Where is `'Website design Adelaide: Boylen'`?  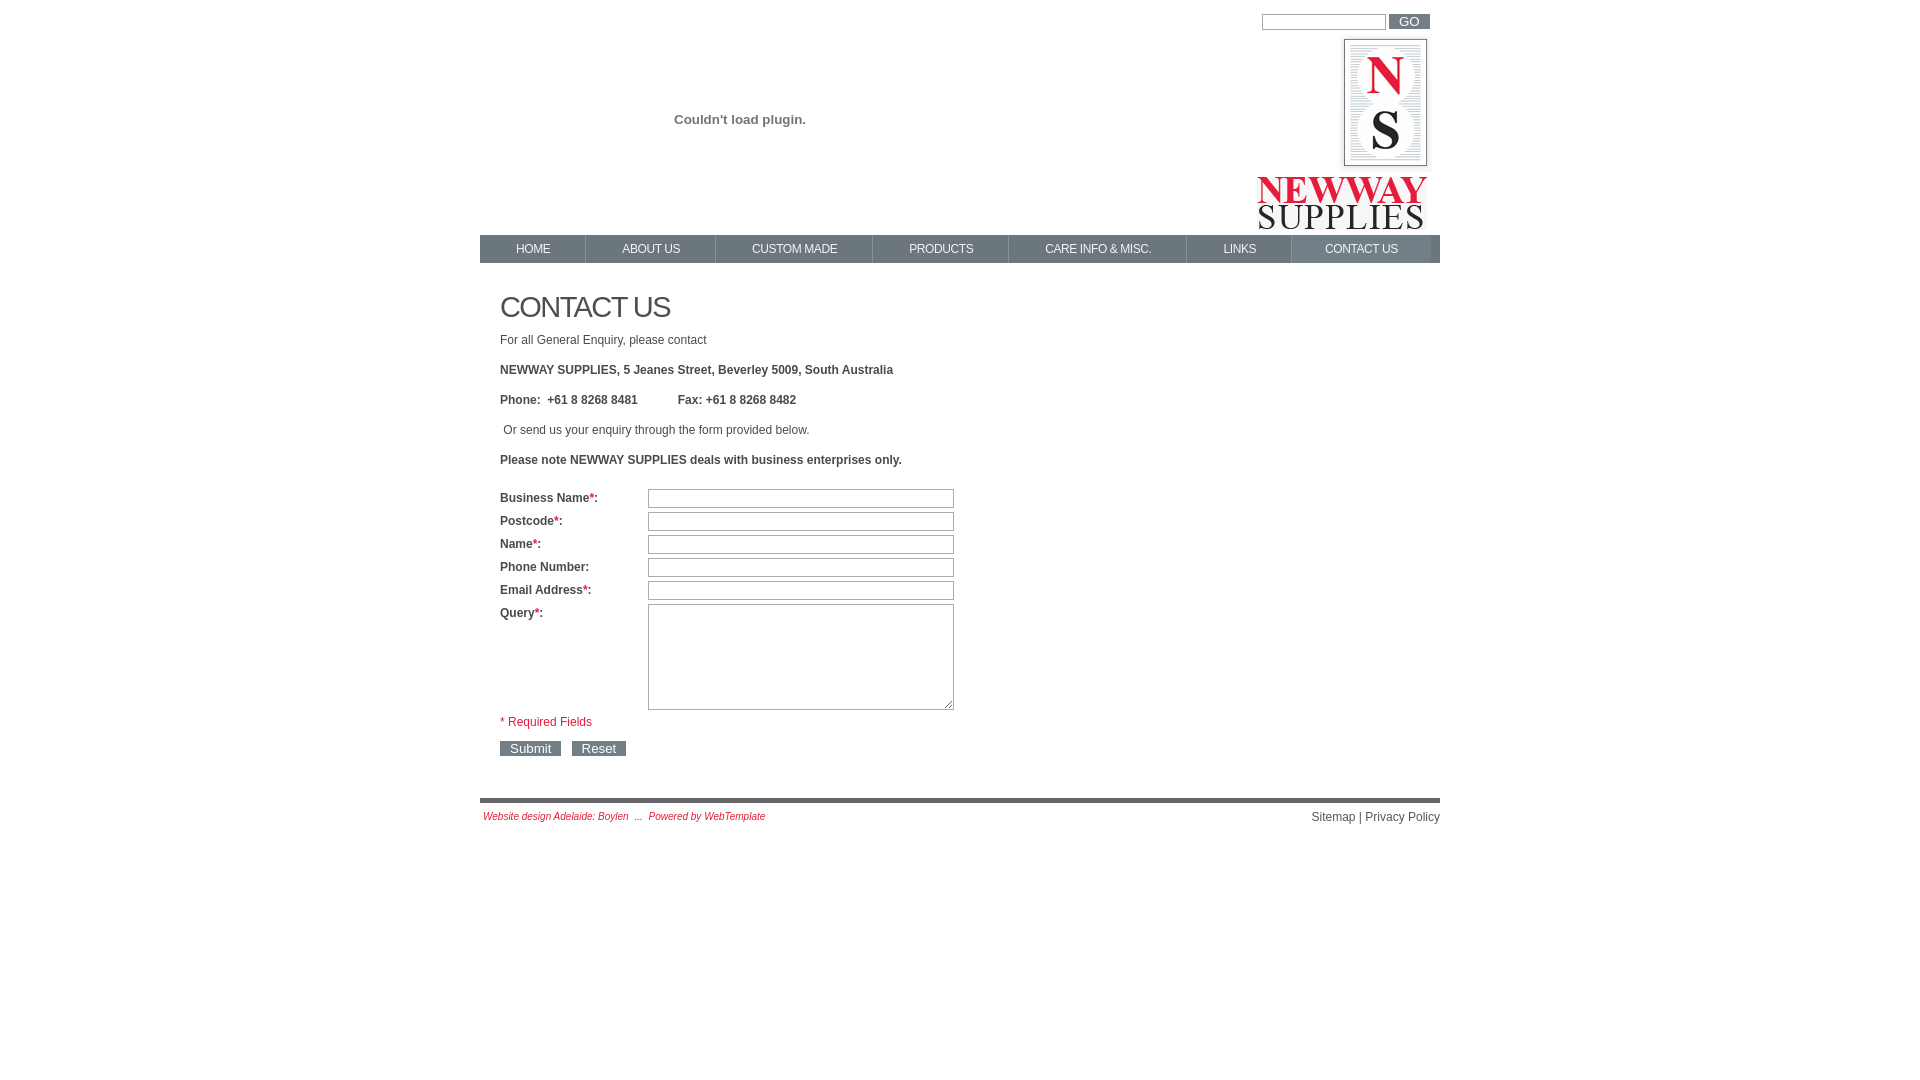
'Website design Adelaide: Boylen' is located at coordinates (556, 816).